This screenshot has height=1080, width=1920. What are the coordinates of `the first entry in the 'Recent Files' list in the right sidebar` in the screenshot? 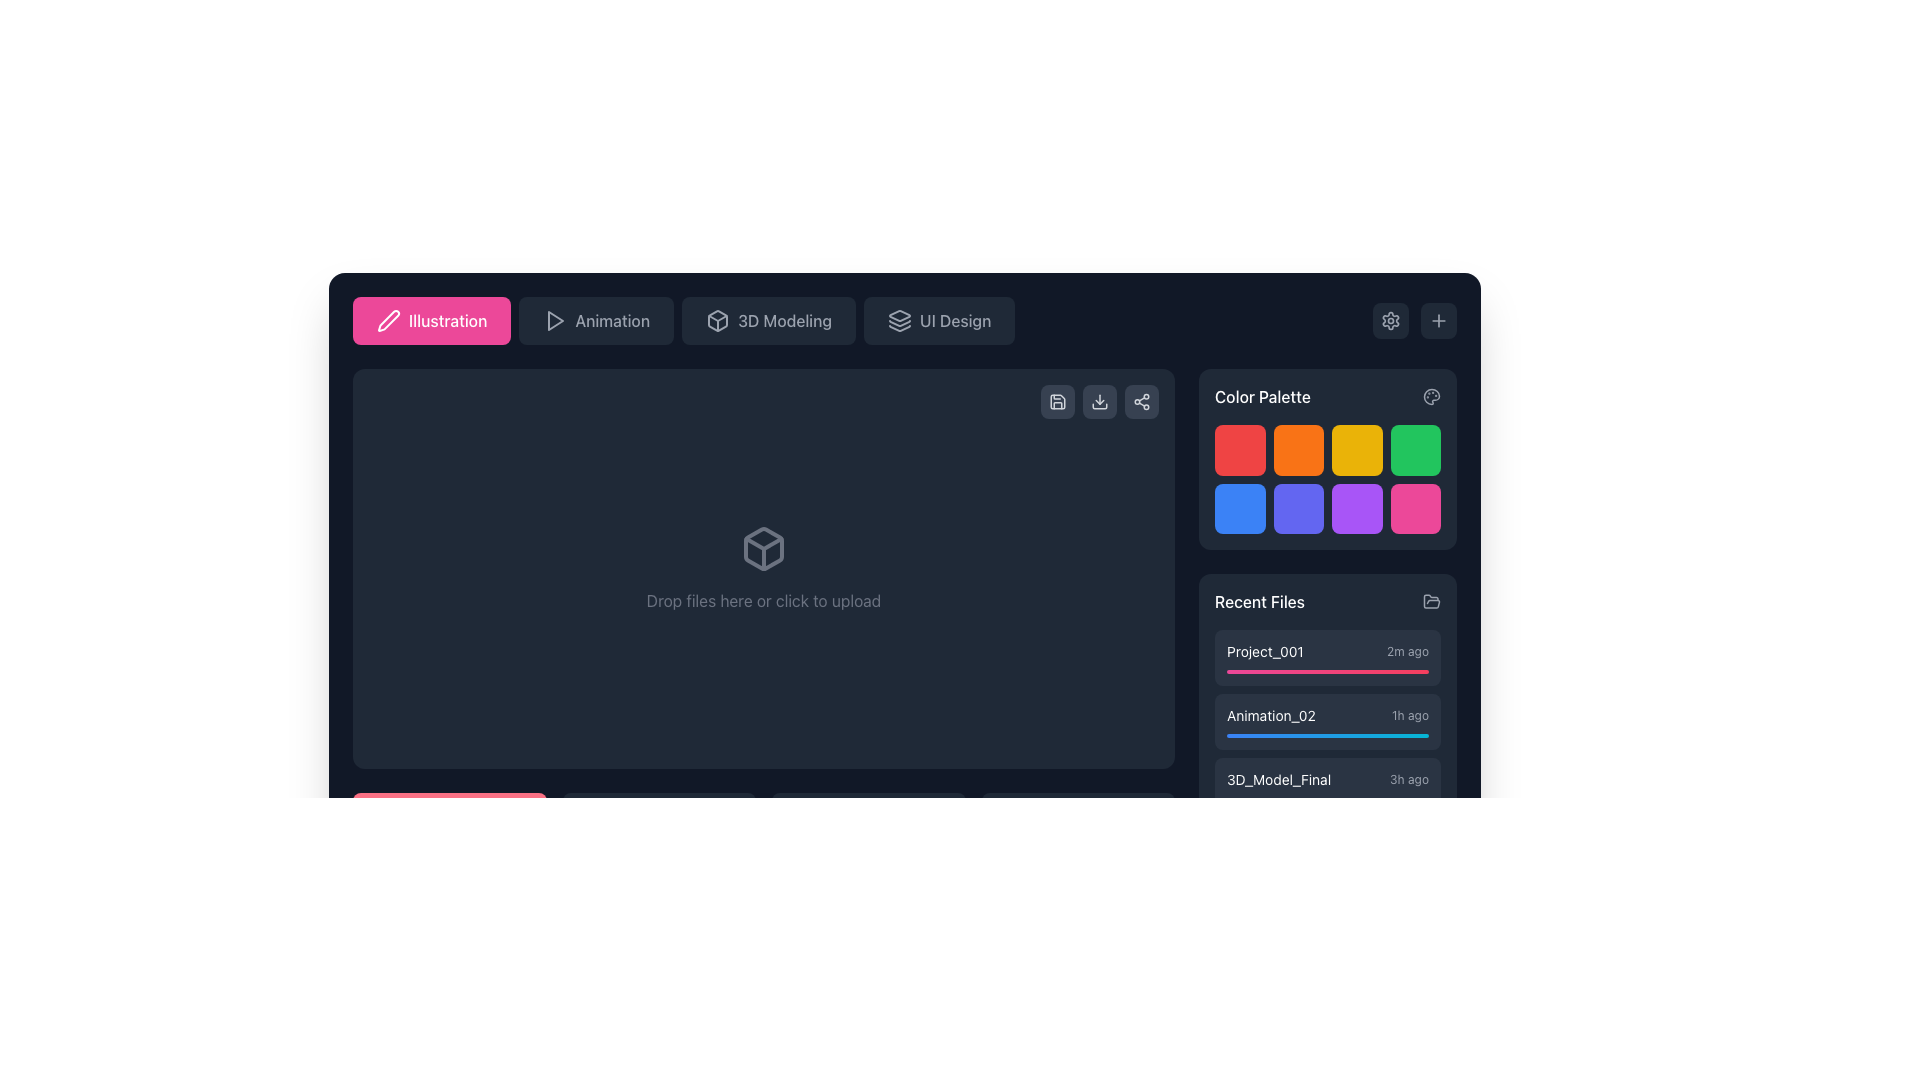 It's located at (1328, 658).